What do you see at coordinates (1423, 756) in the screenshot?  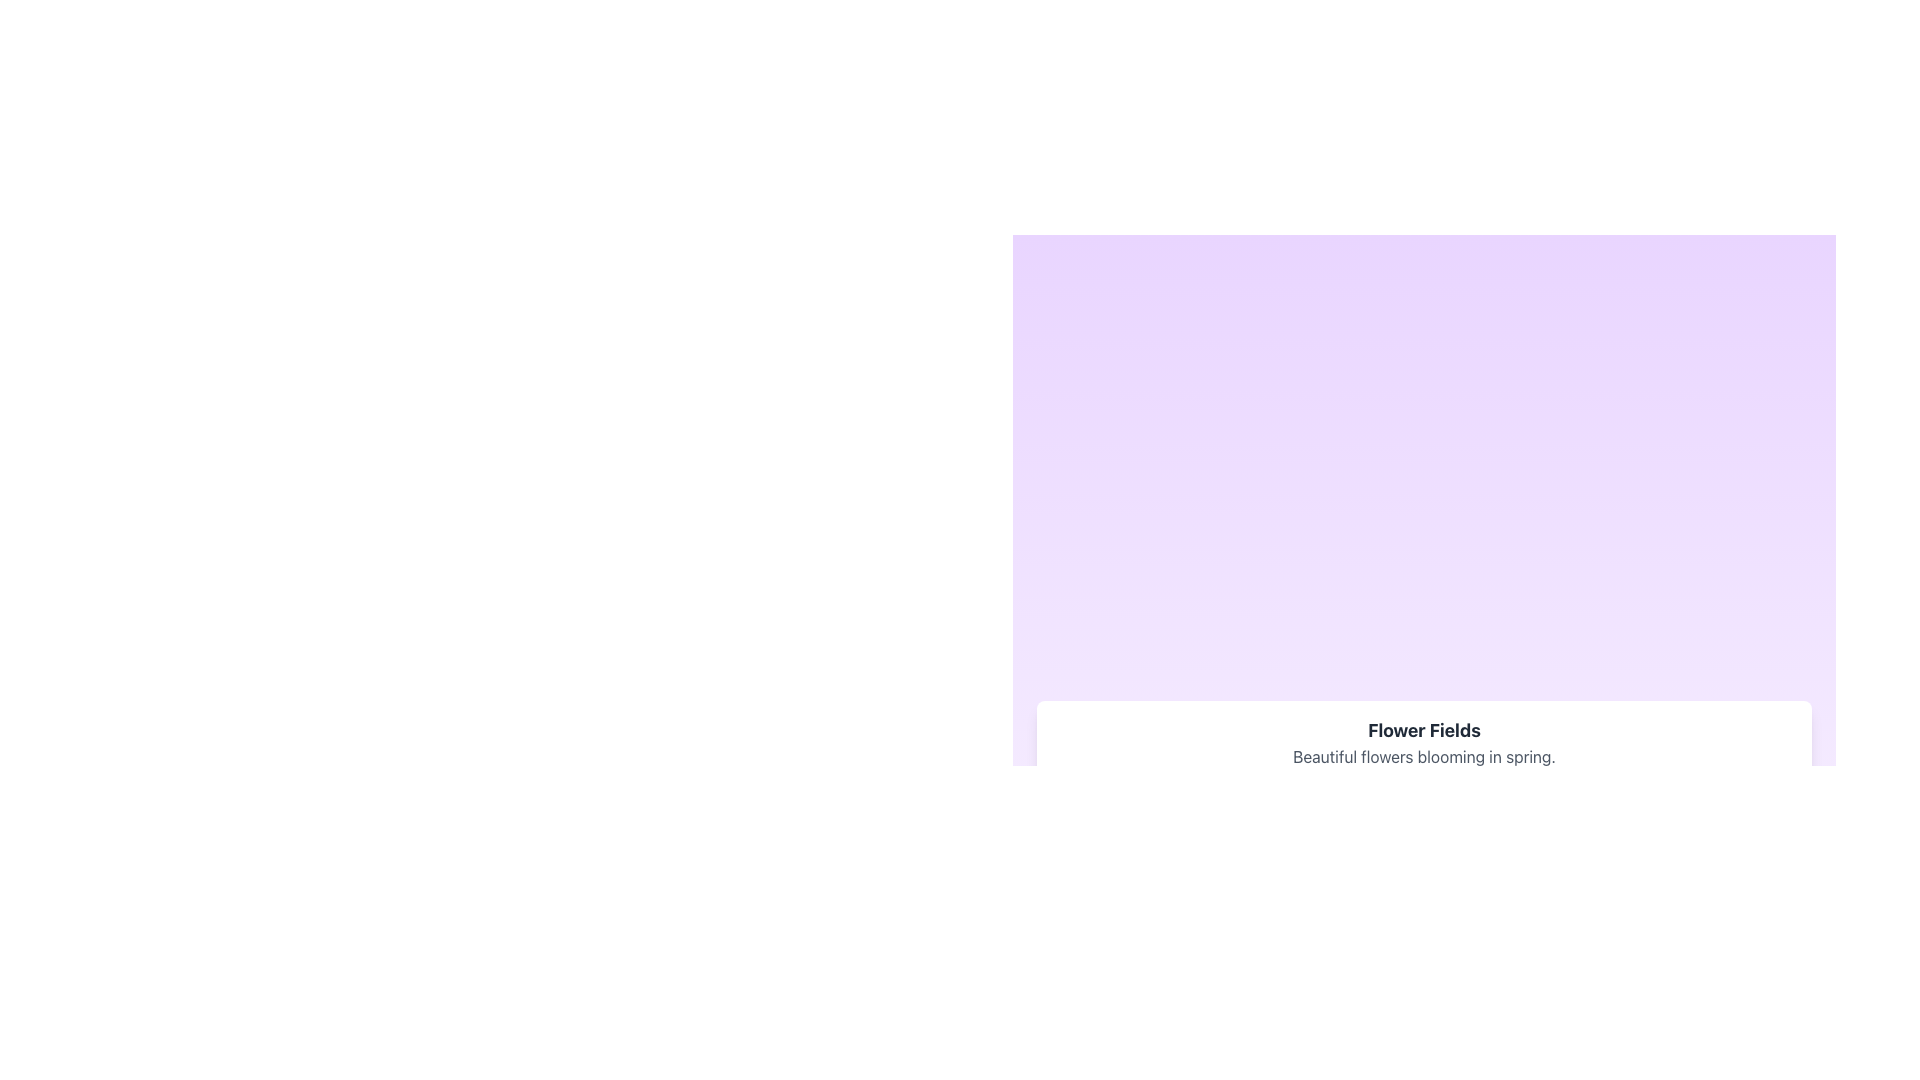 I see `the text block that reads 'Beautiful flowers blooming in spring.' which is positioned below the heading 'Flower Fields.'` at bounding box center [1423, 756].